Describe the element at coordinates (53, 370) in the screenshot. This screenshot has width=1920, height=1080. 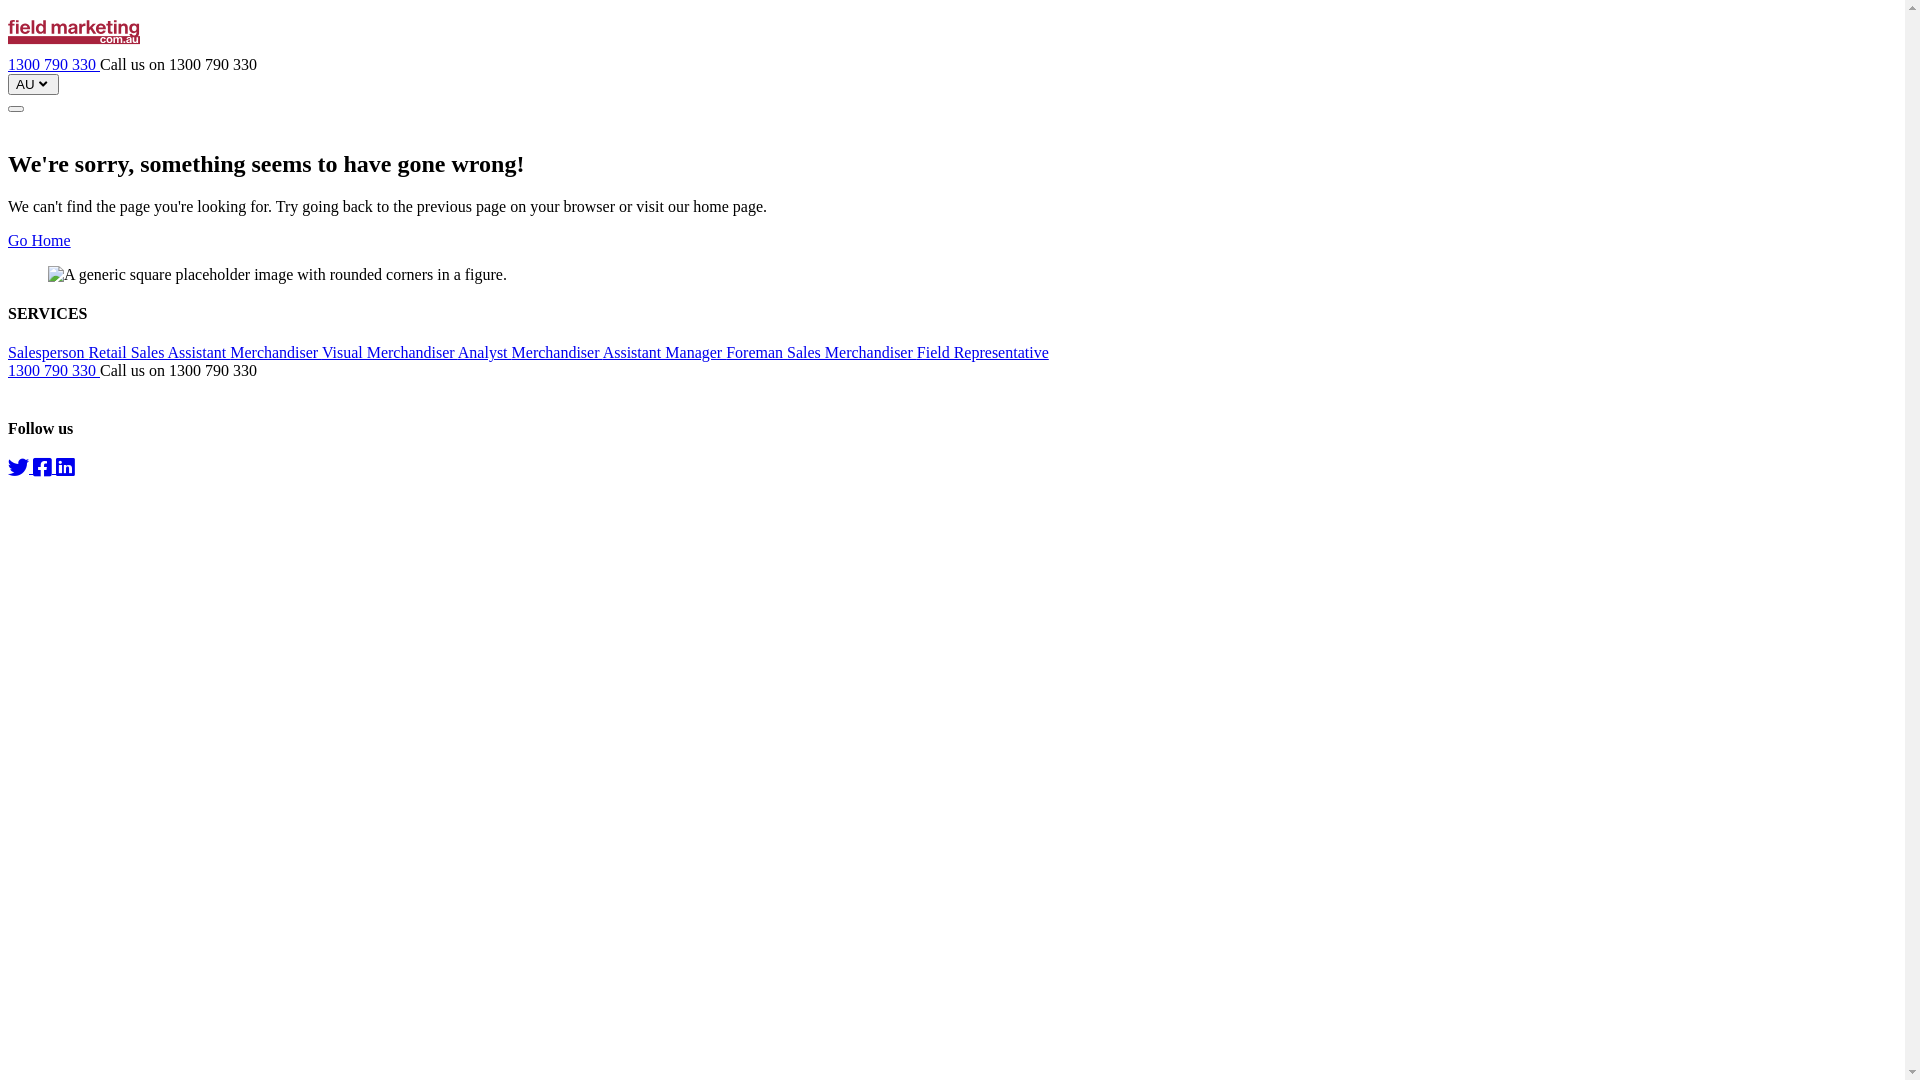
I see `'1300 790 330'` at that location.